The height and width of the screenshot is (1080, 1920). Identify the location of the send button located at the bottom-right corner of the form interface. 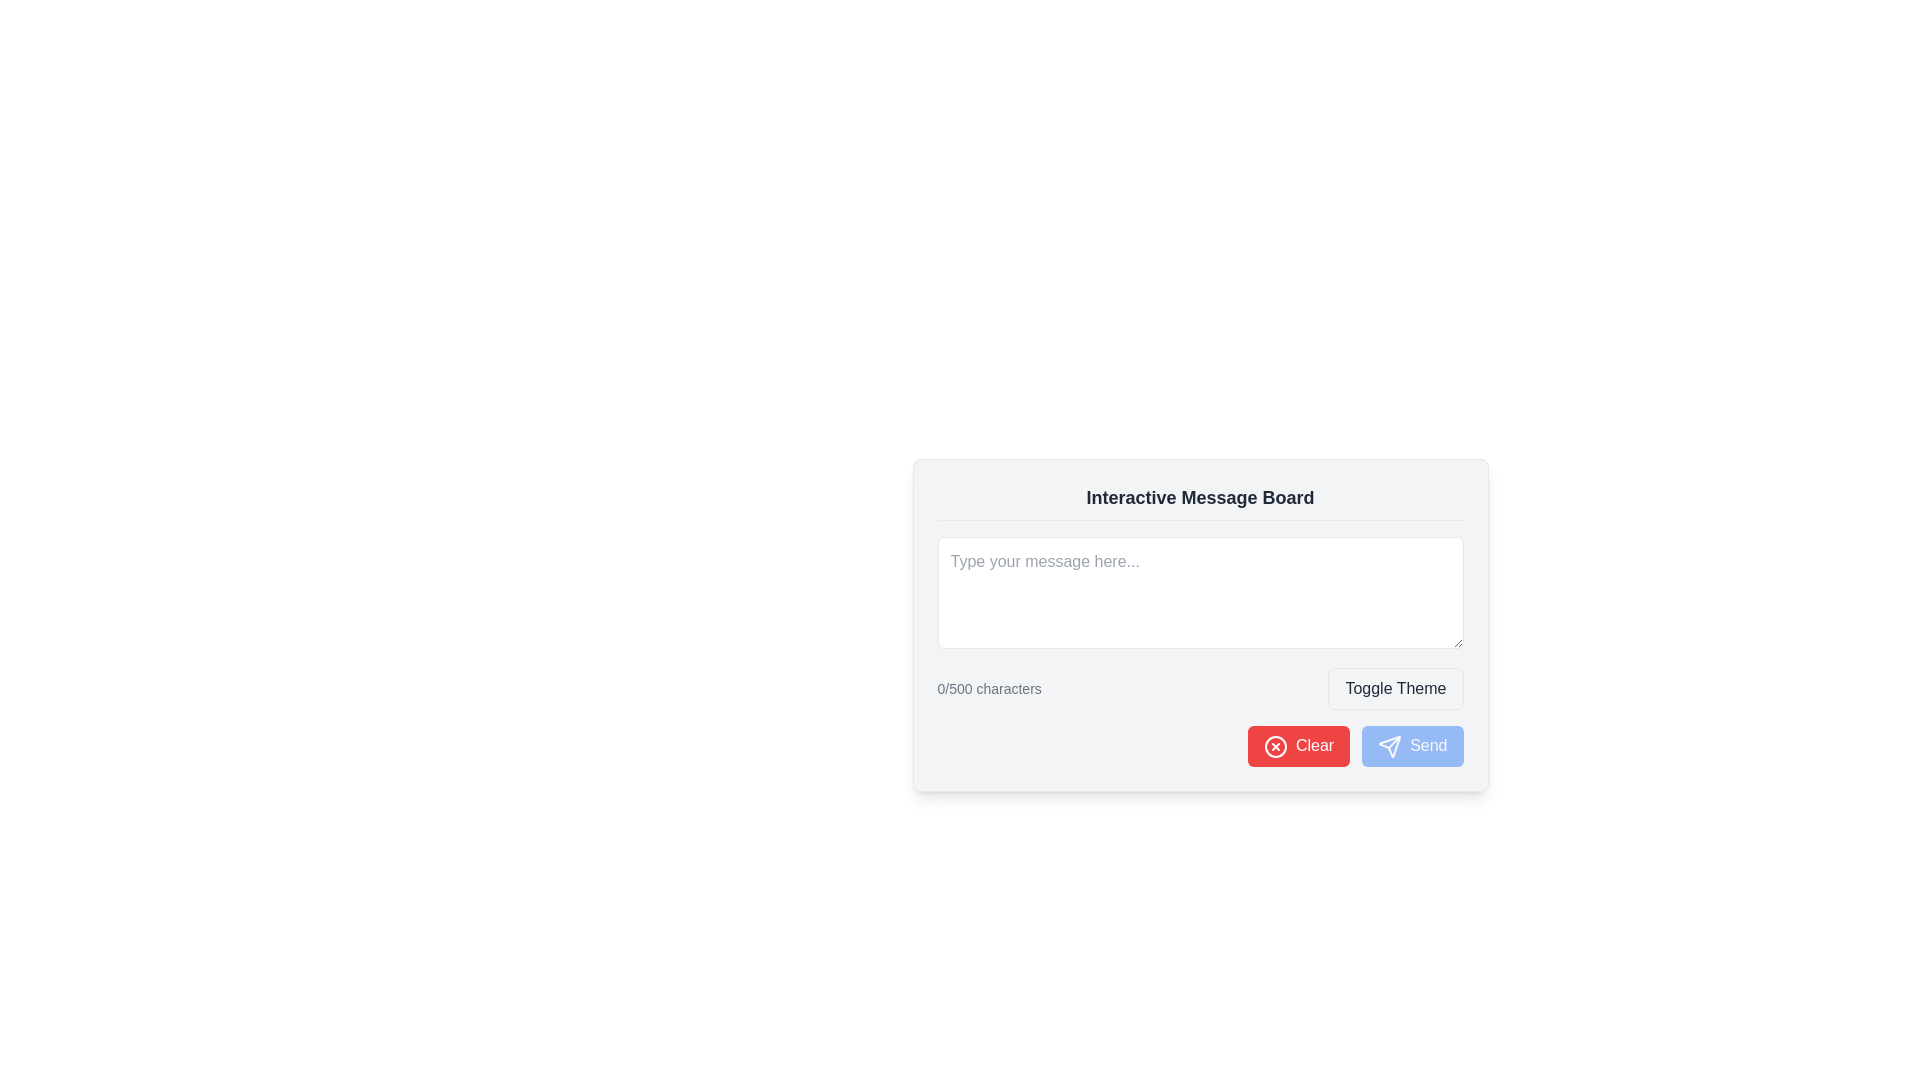
(1411, 746).